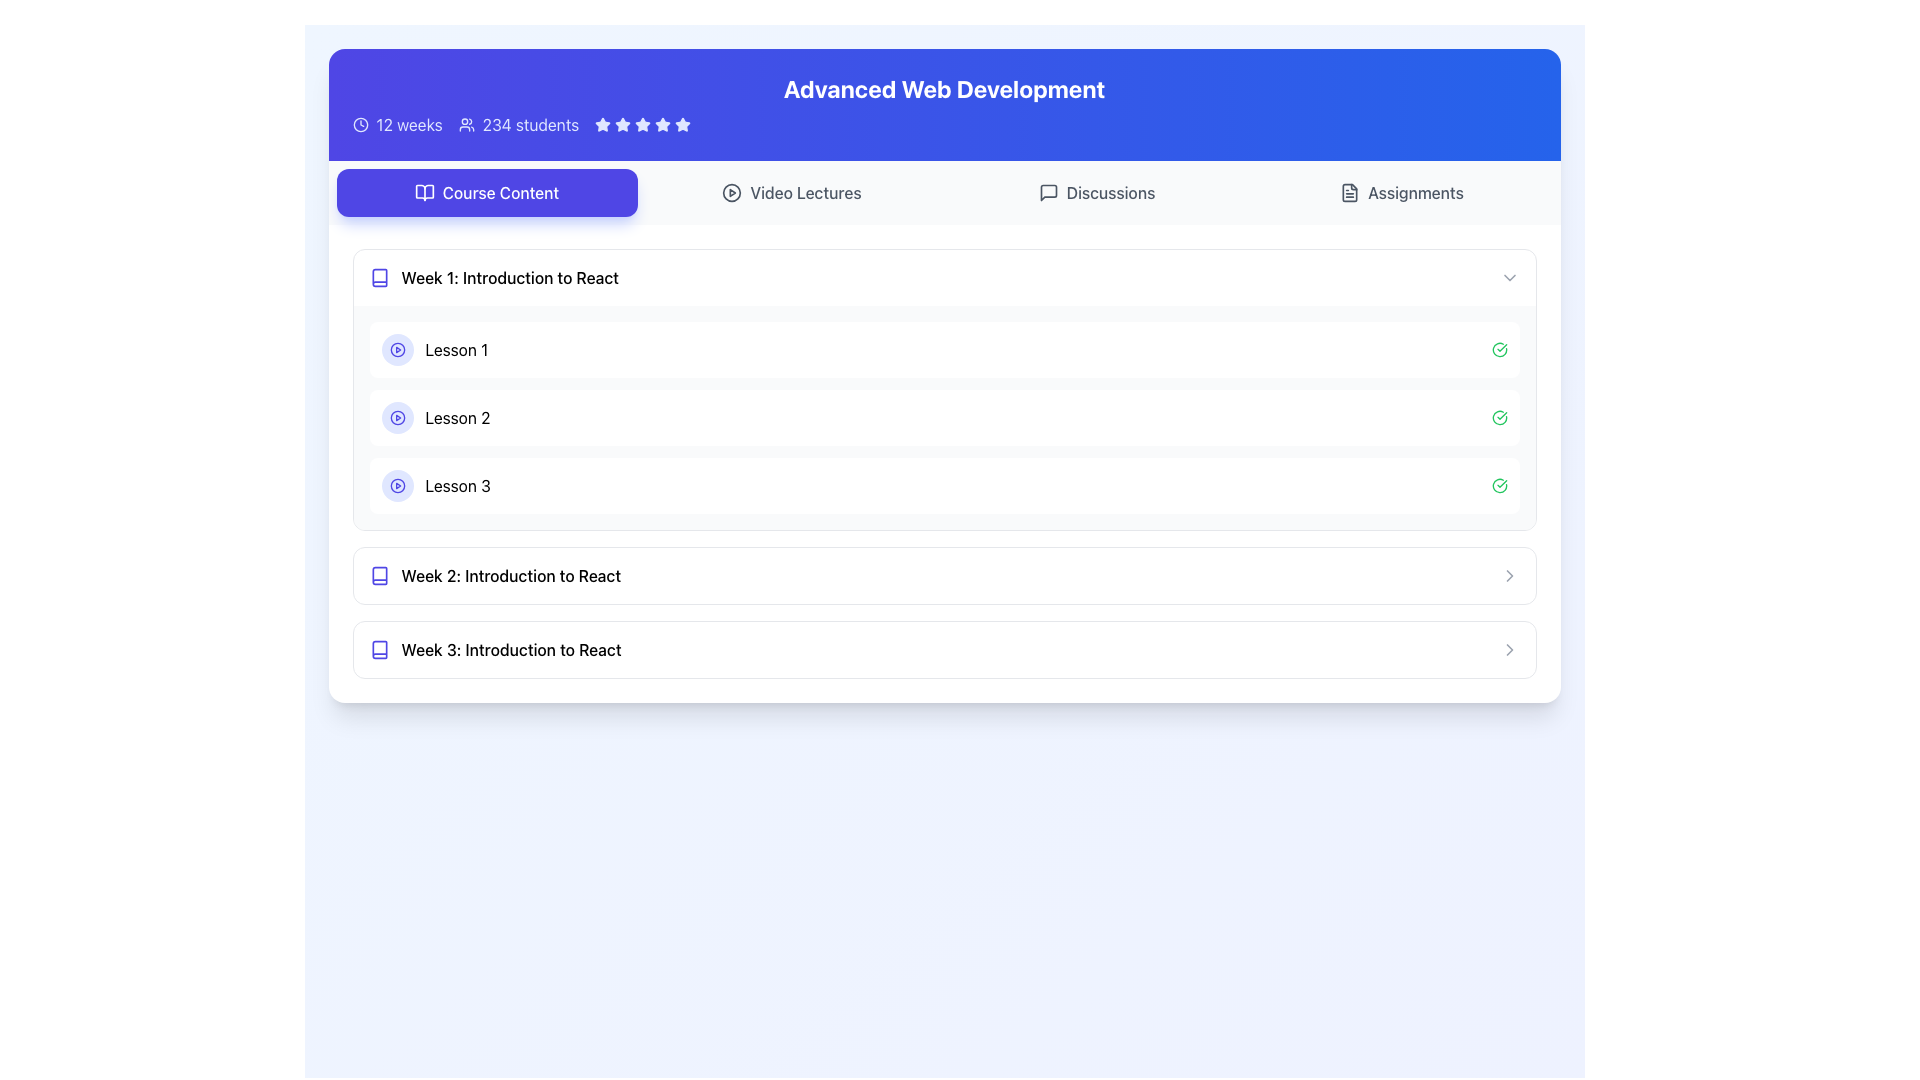 The image size is (1920, 1080). Describe the element at coordinates (731, 192) in the screenshot. I see `the play icon located to the left of the 'Video Lectures' text, which likely represents a video-related action` at that location.